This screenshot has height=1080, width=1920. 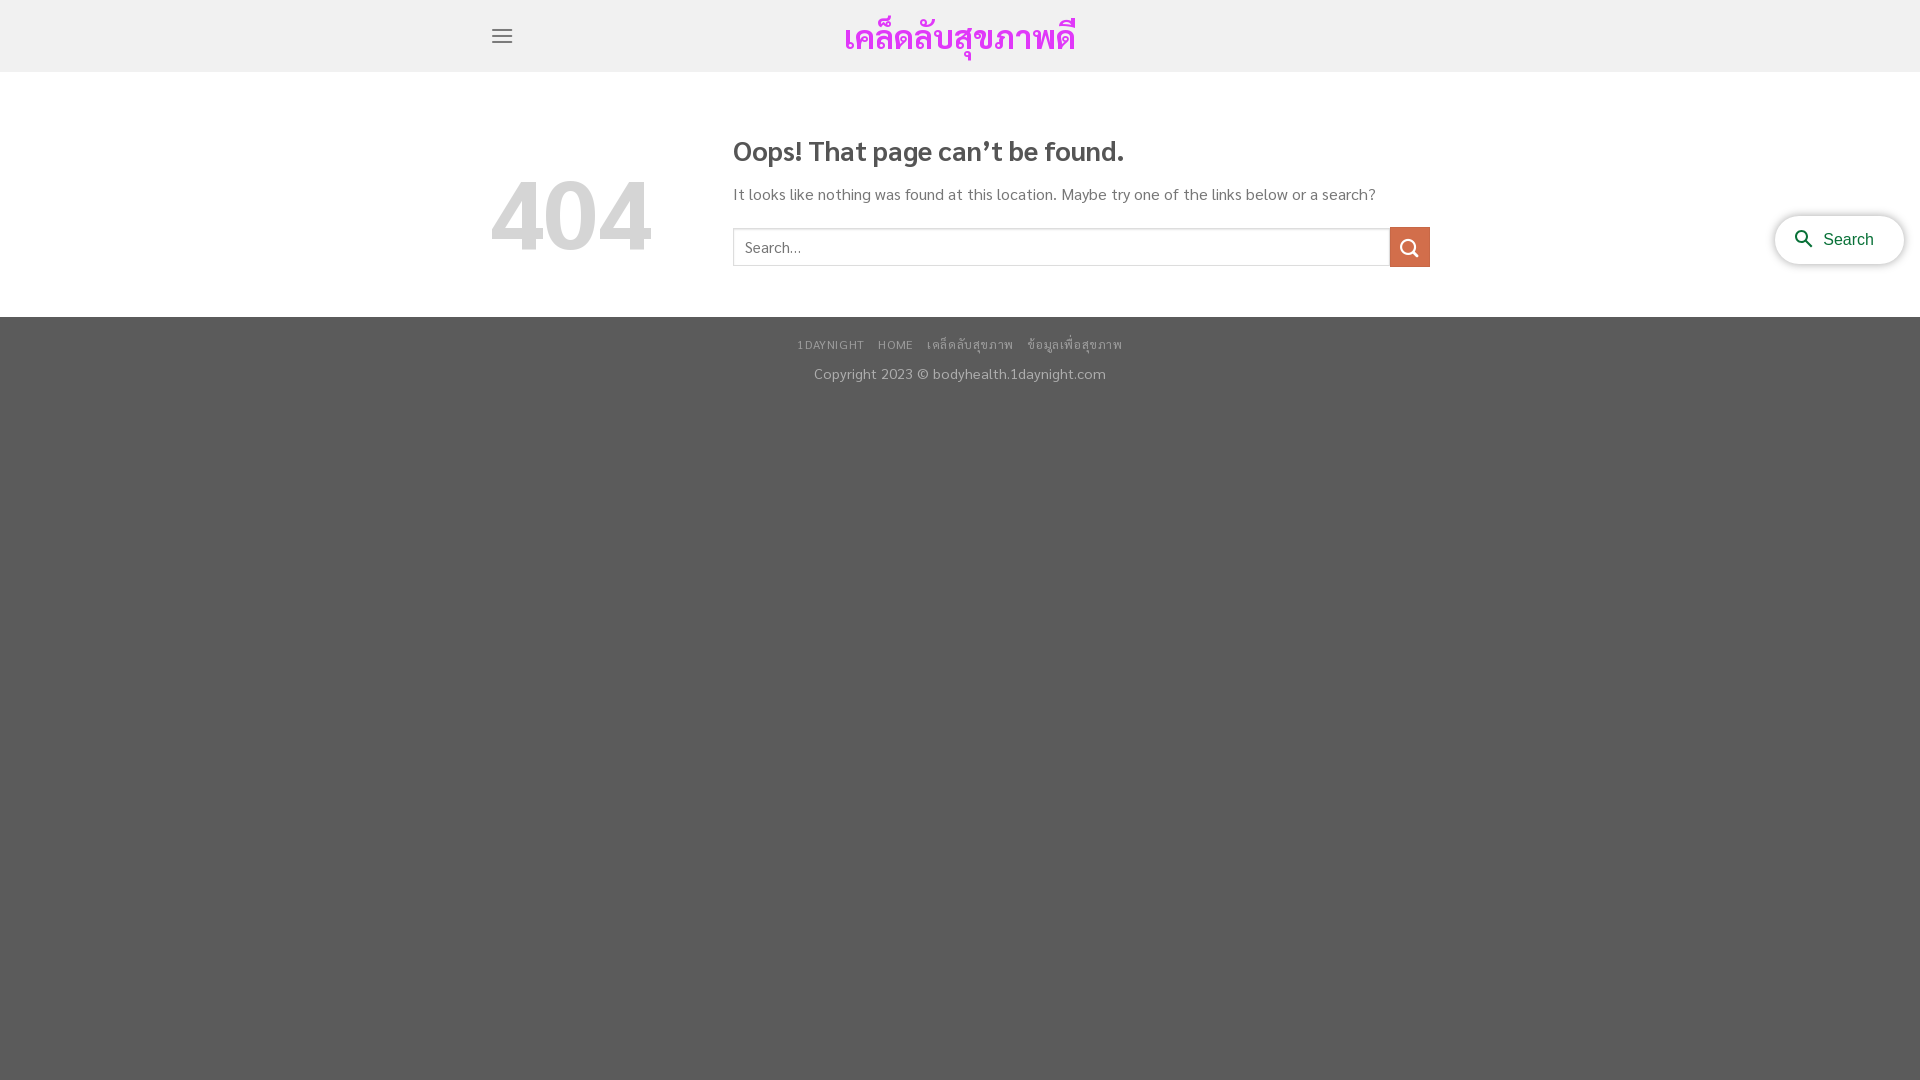 I want to click on 'HOME', so click(x=894, y=342).